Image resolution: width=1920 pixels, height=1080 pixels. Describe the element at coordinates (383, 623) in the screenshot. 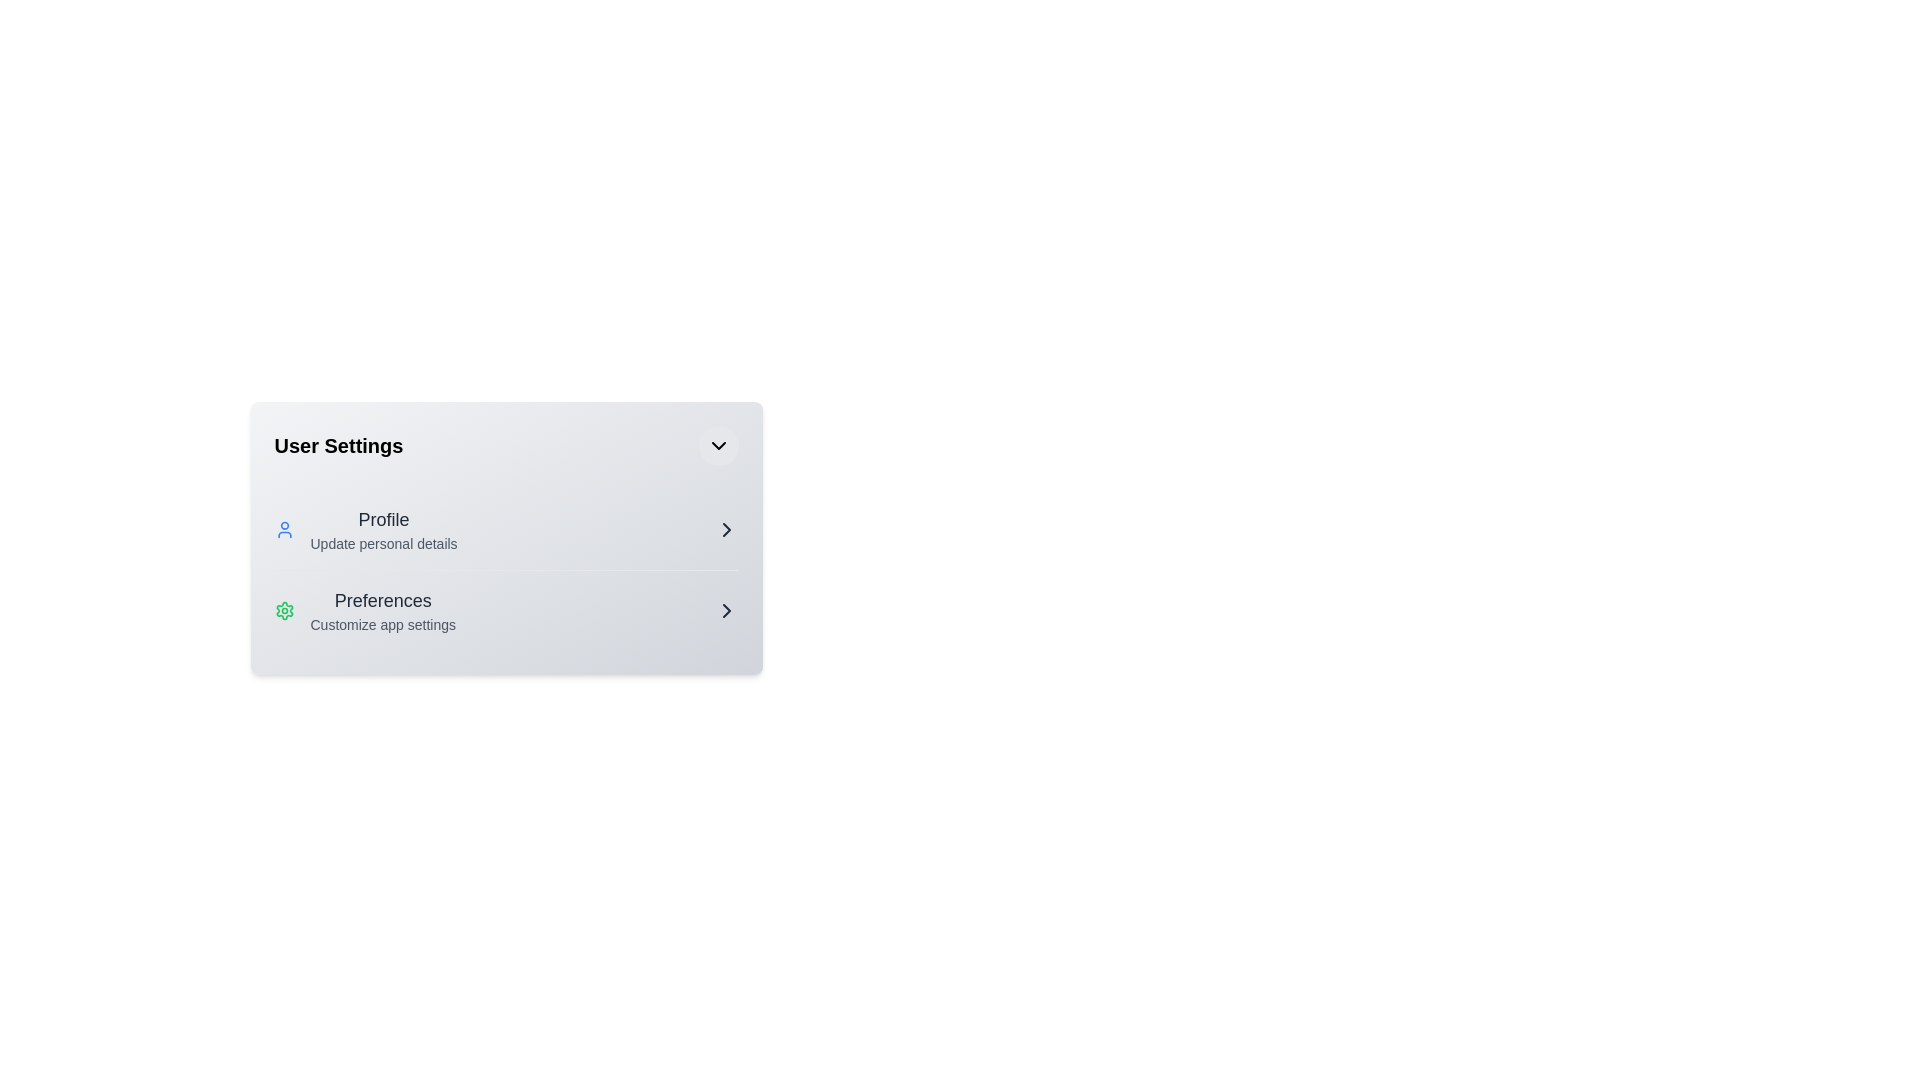

I see `text label 'Customize app settings' located beneath the 'Preferences' section` at that location.